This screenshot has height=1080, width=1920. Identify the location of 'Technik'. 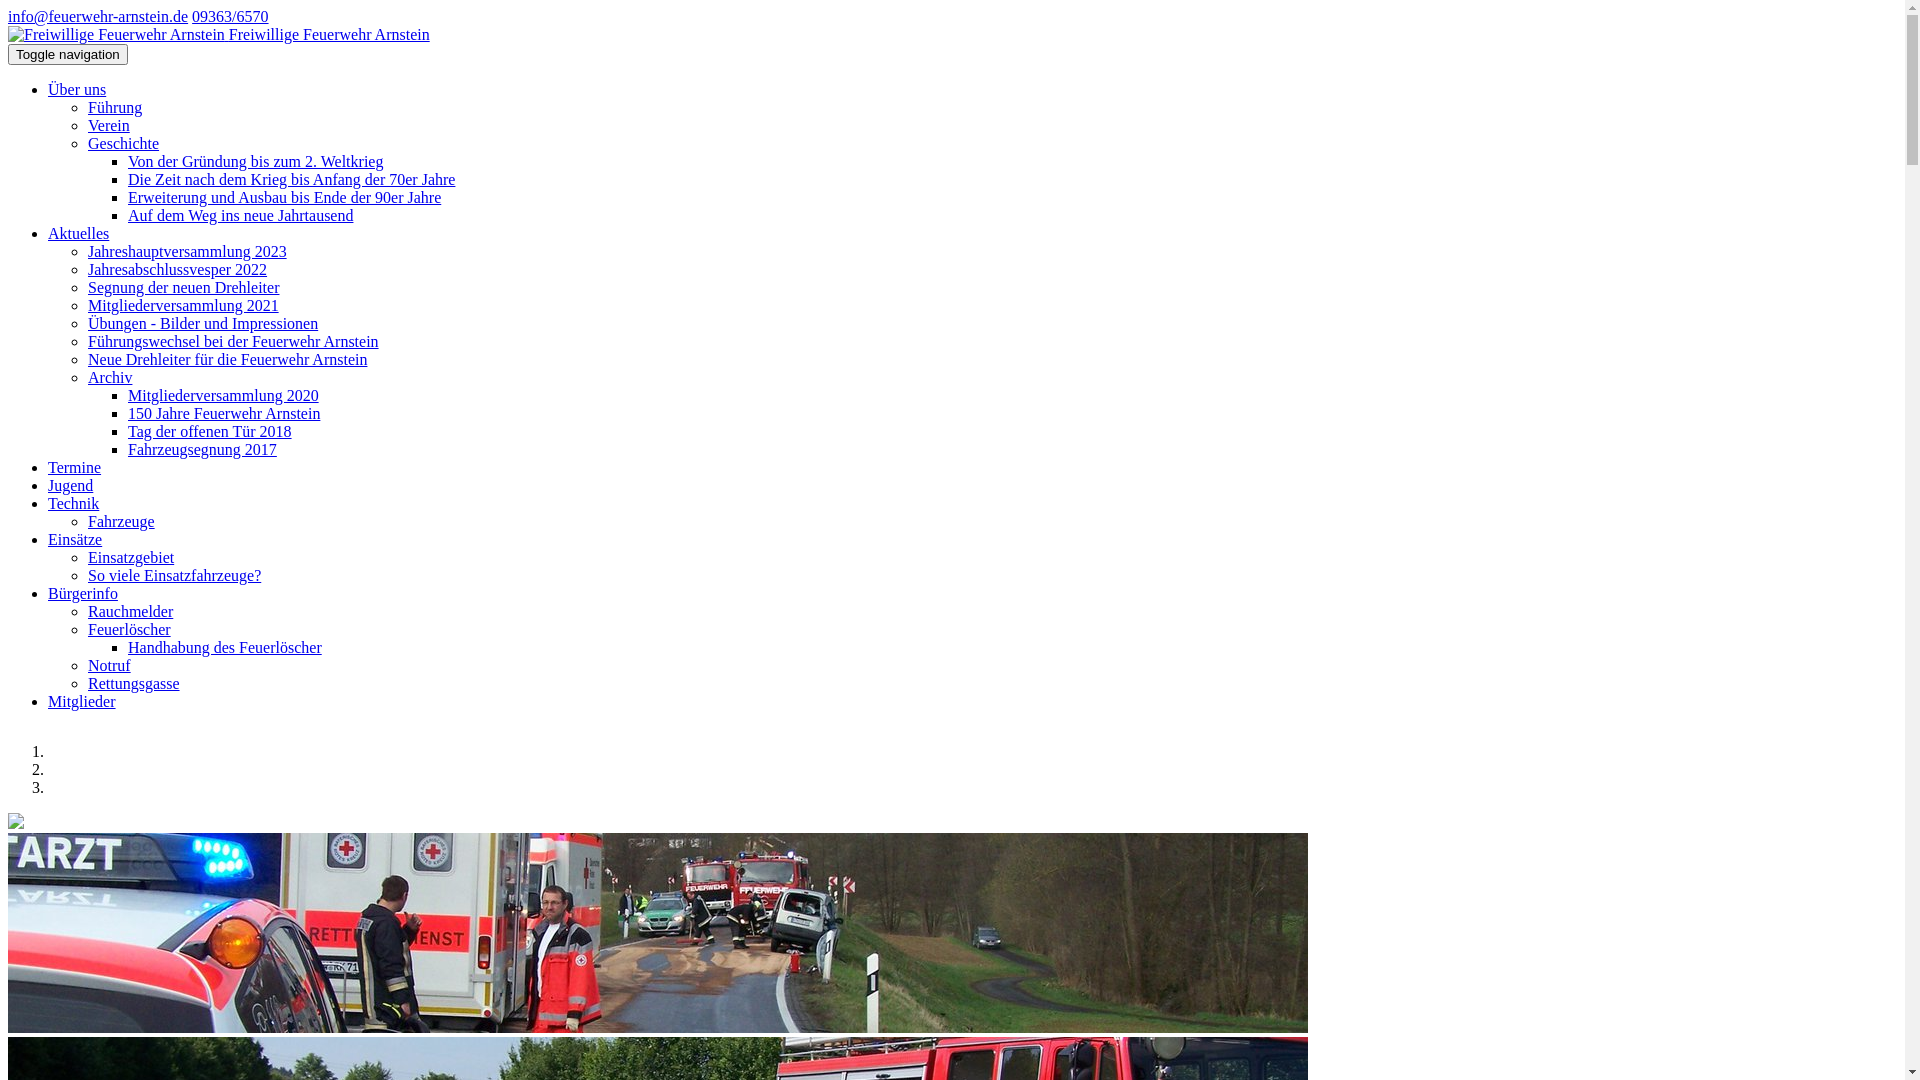
(73, 502).